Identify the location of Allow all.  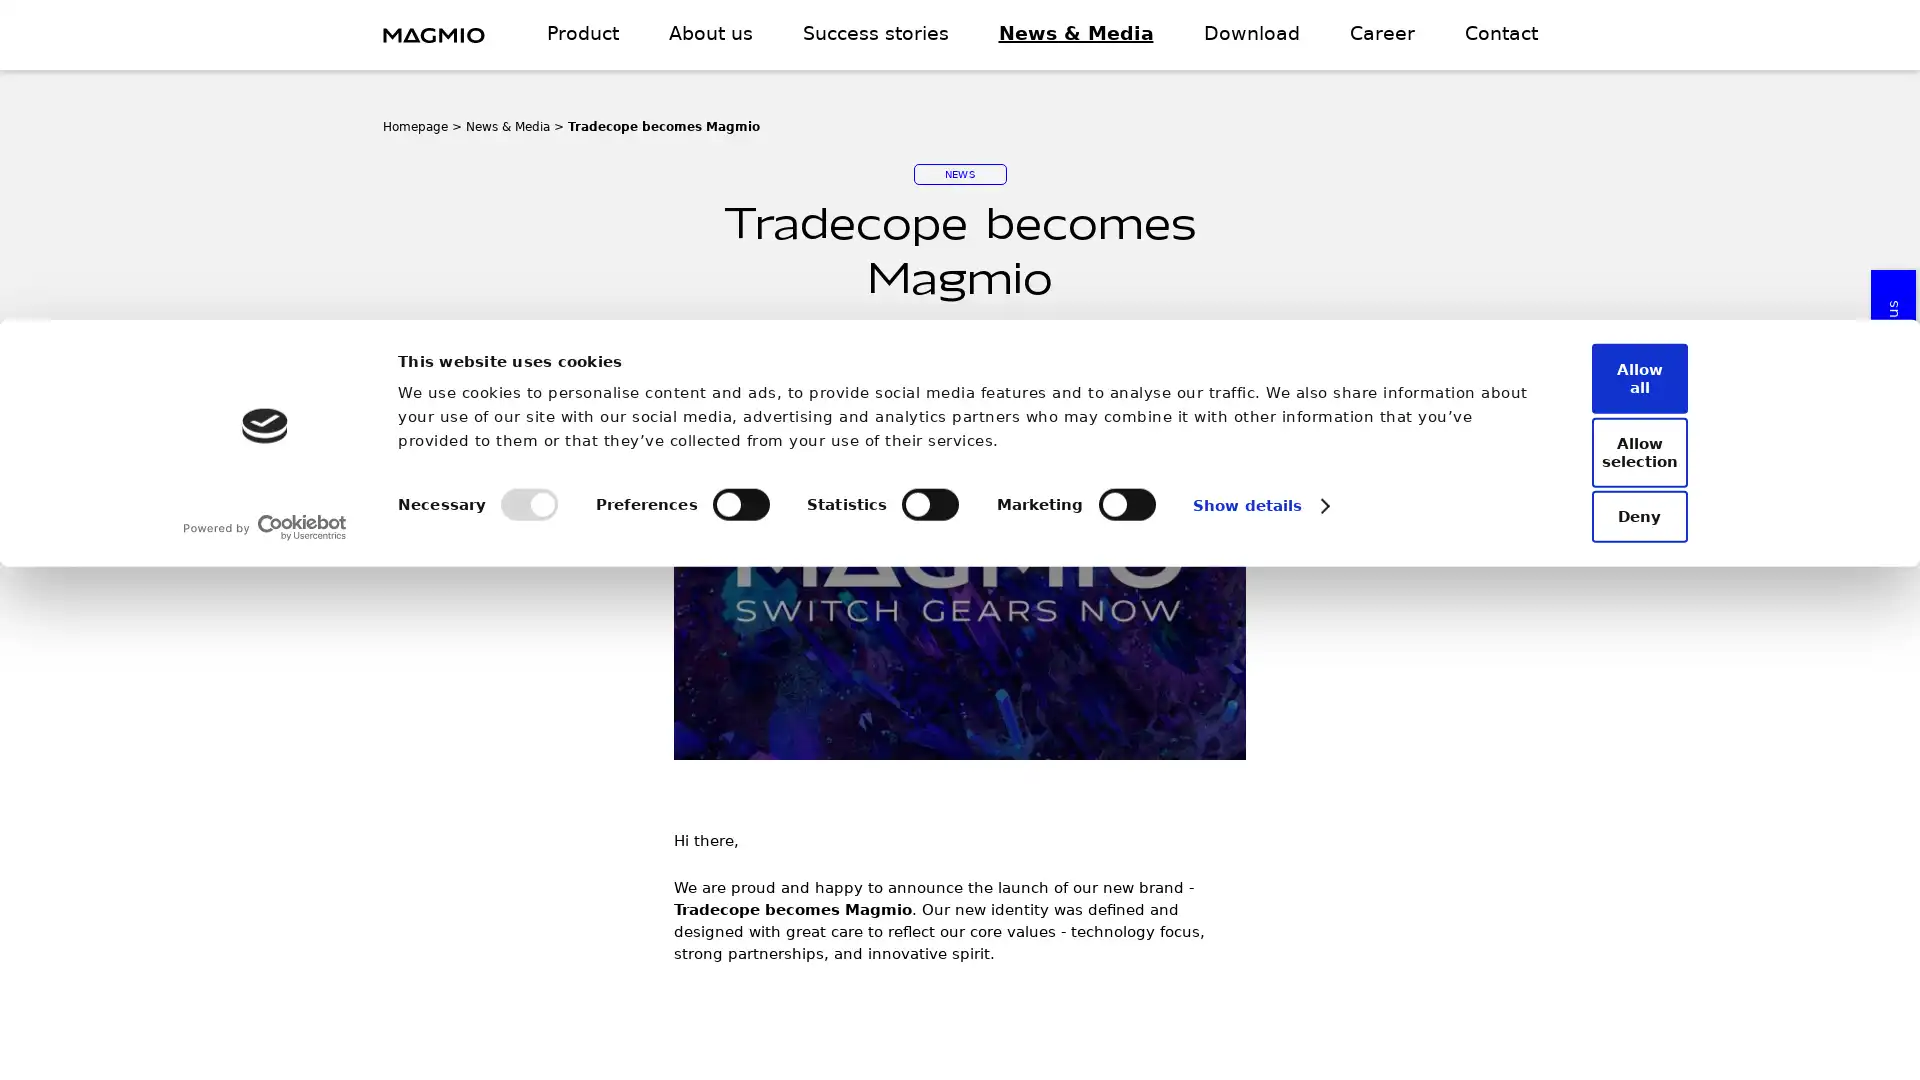
(1617, 905).